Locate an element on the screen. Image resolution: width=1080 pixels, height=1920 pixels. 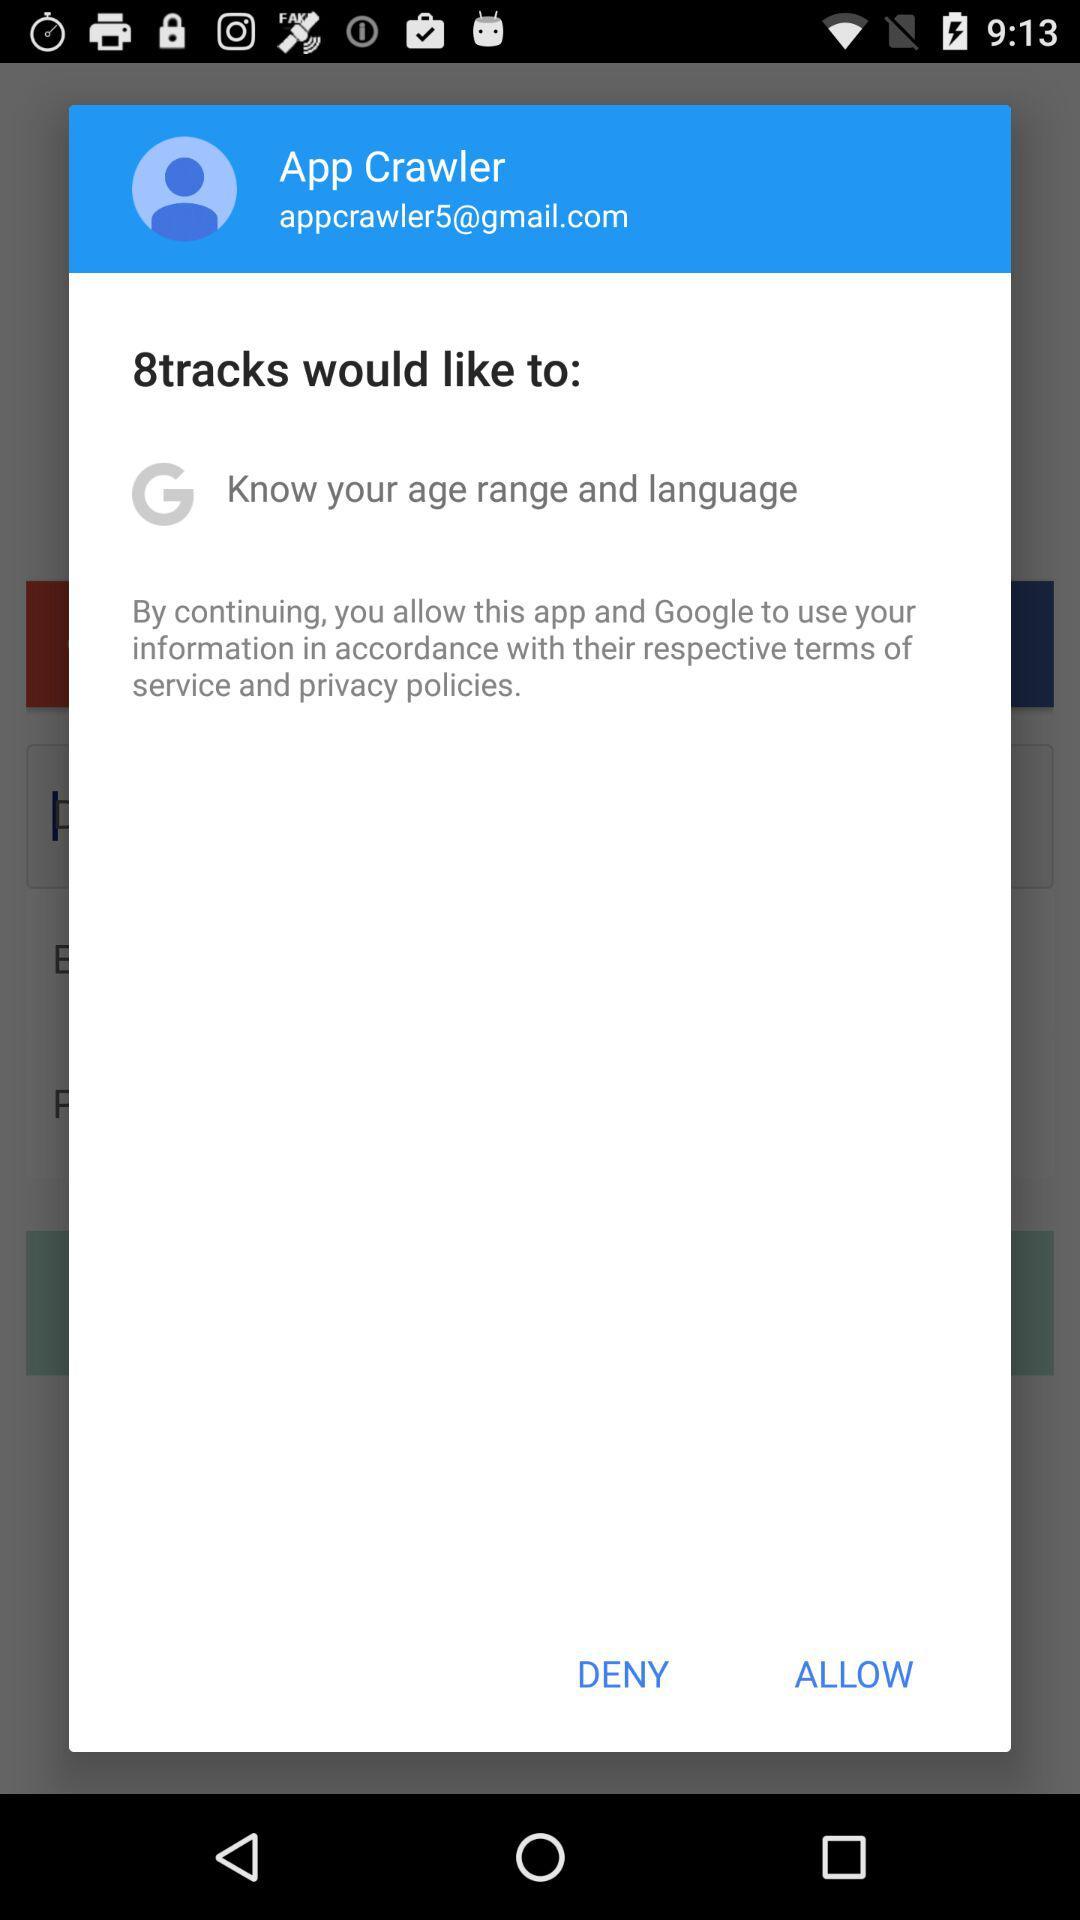
the icon below the app crawler app is located at coordinates (454, 214).